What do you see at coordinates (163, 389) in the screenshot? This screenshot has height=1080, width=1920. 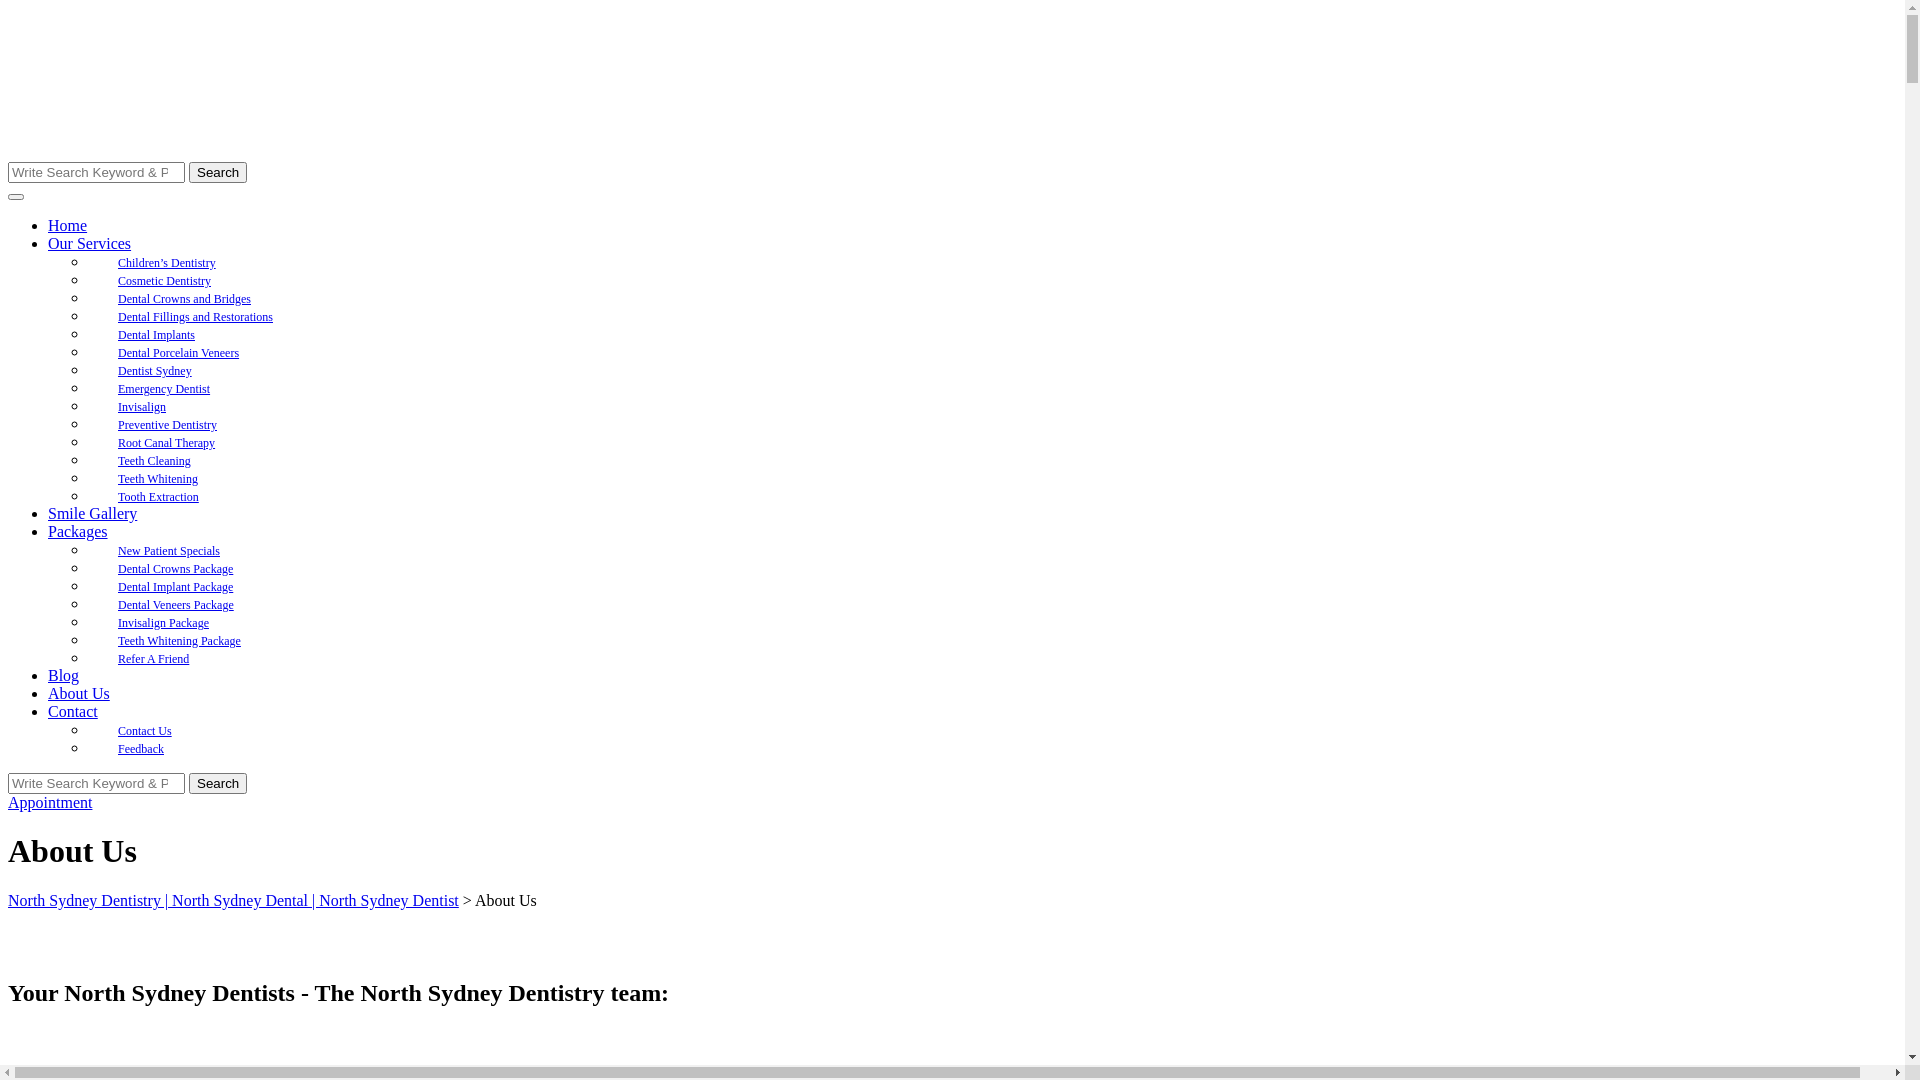 I see `'Emergency Dentist'` at bounding box center [163, 389].